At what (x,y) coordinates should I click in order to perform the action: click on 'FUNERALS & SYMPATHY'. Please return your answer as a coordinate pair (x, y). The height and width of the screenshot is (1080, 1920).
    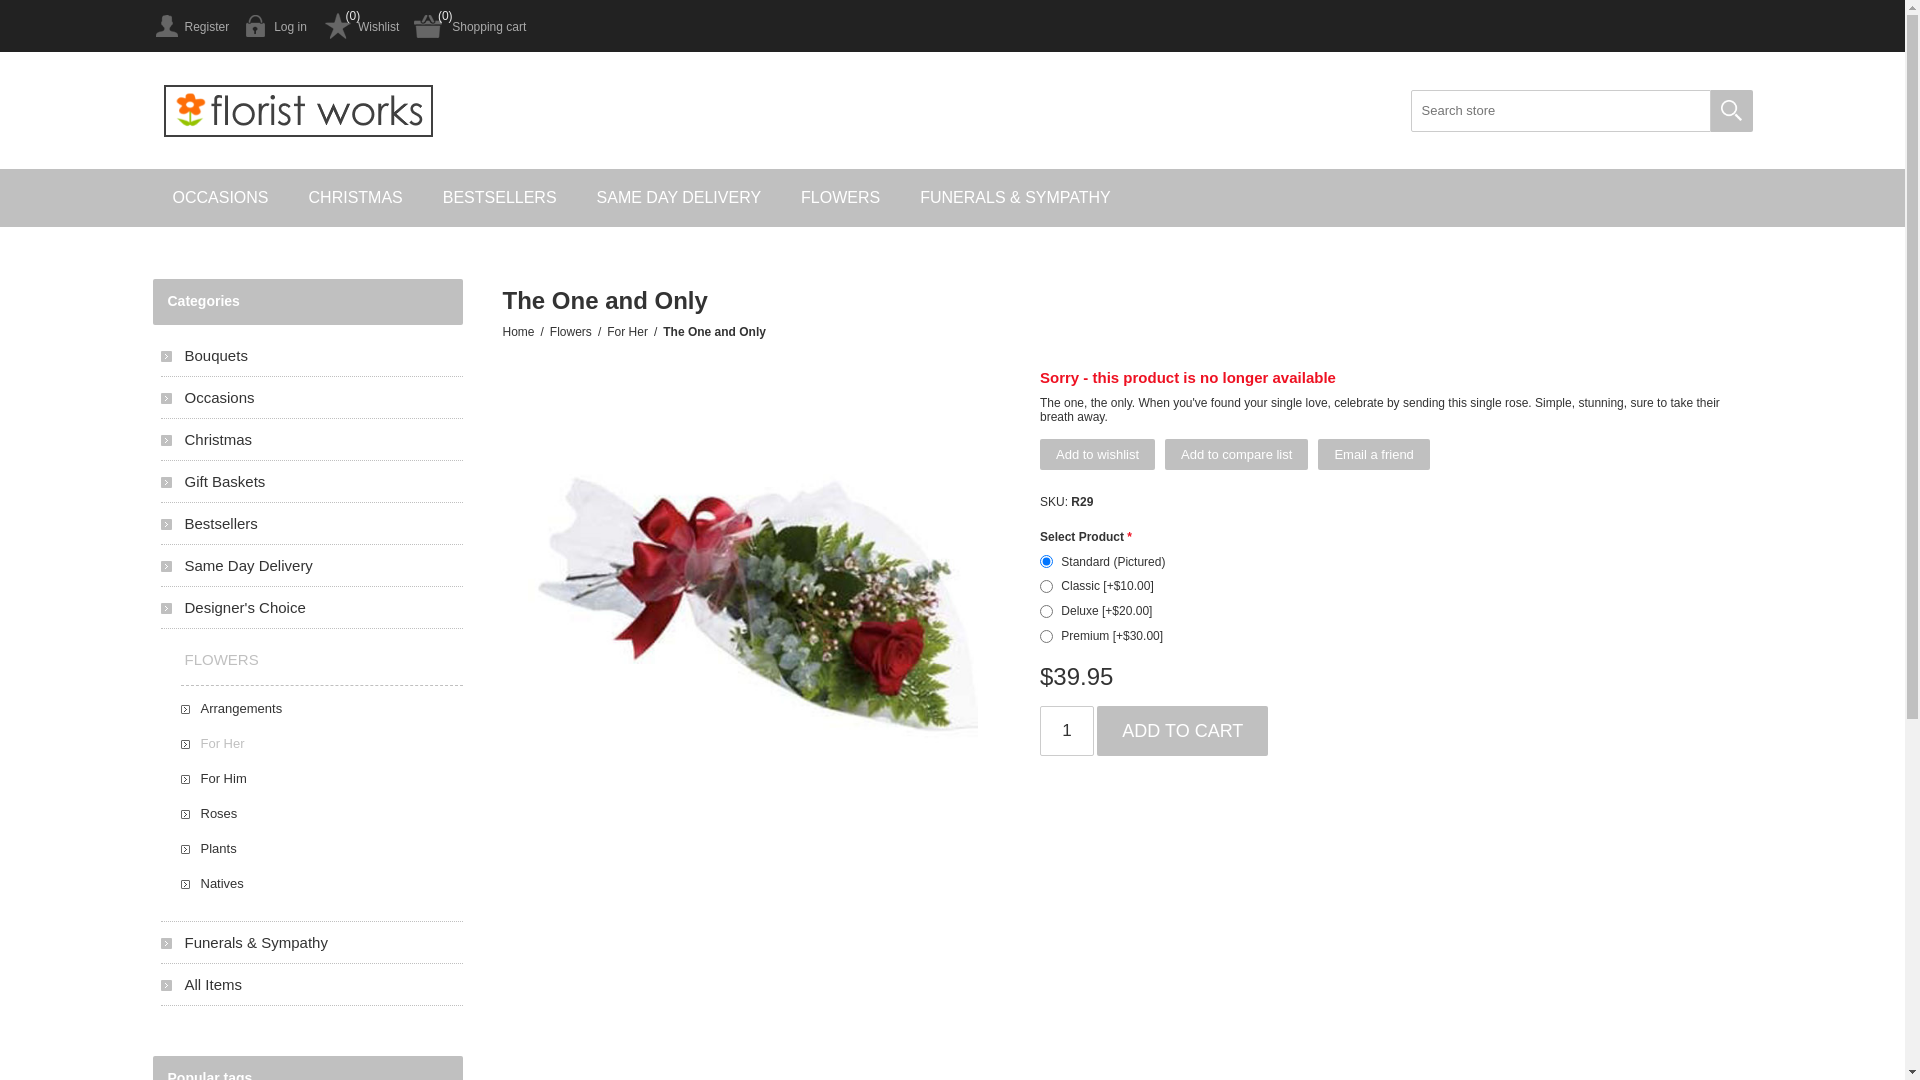
    Looking at the image, I should click on (1015, 197).